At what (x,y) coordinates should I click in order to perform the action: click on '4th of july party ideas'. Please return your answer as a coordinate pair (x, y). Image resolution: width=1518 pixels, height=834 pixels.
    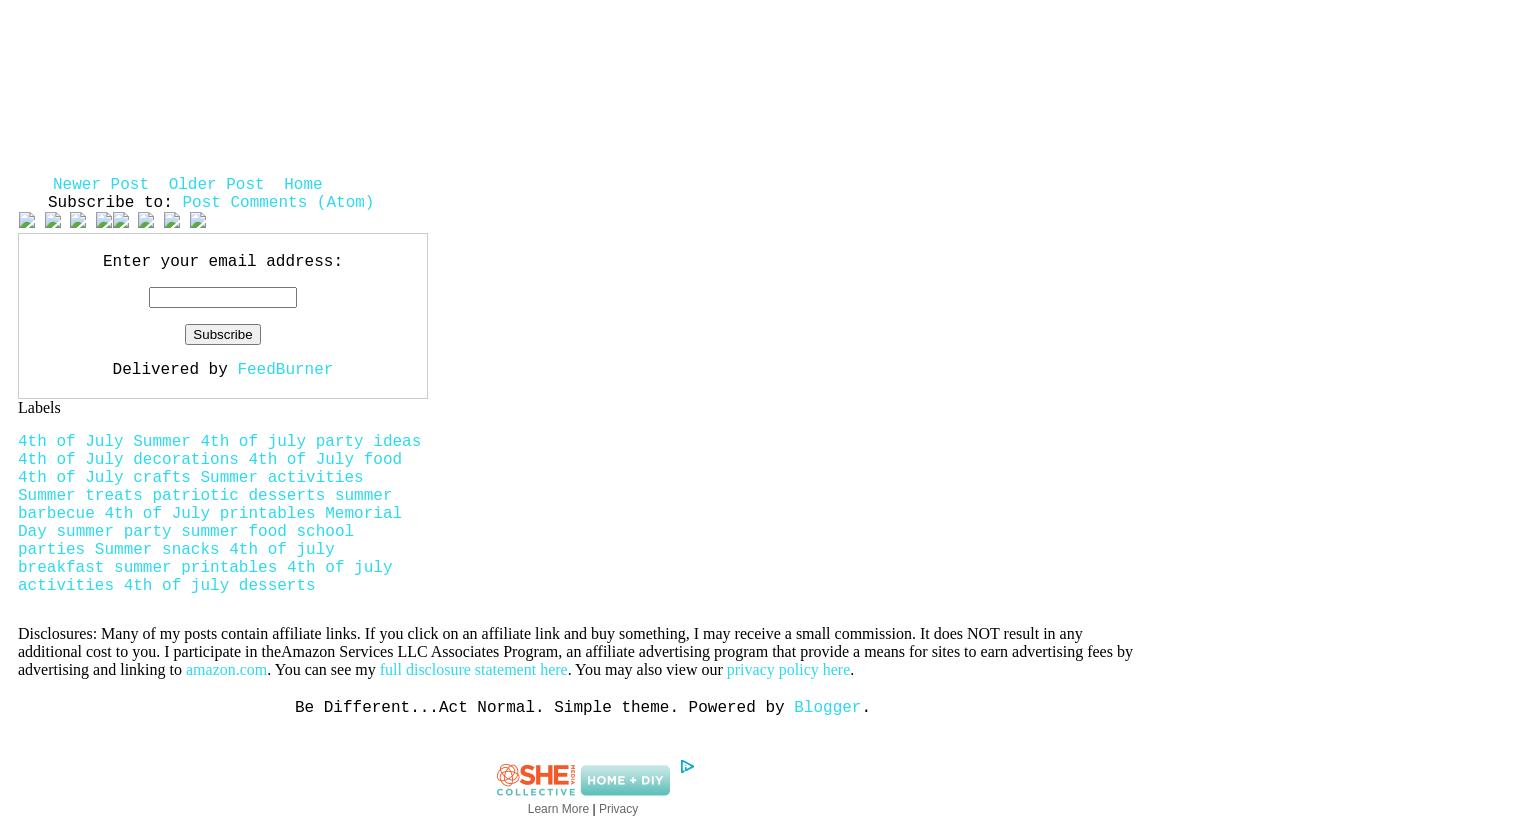
    Looking at the image, I should click on (309, 442).